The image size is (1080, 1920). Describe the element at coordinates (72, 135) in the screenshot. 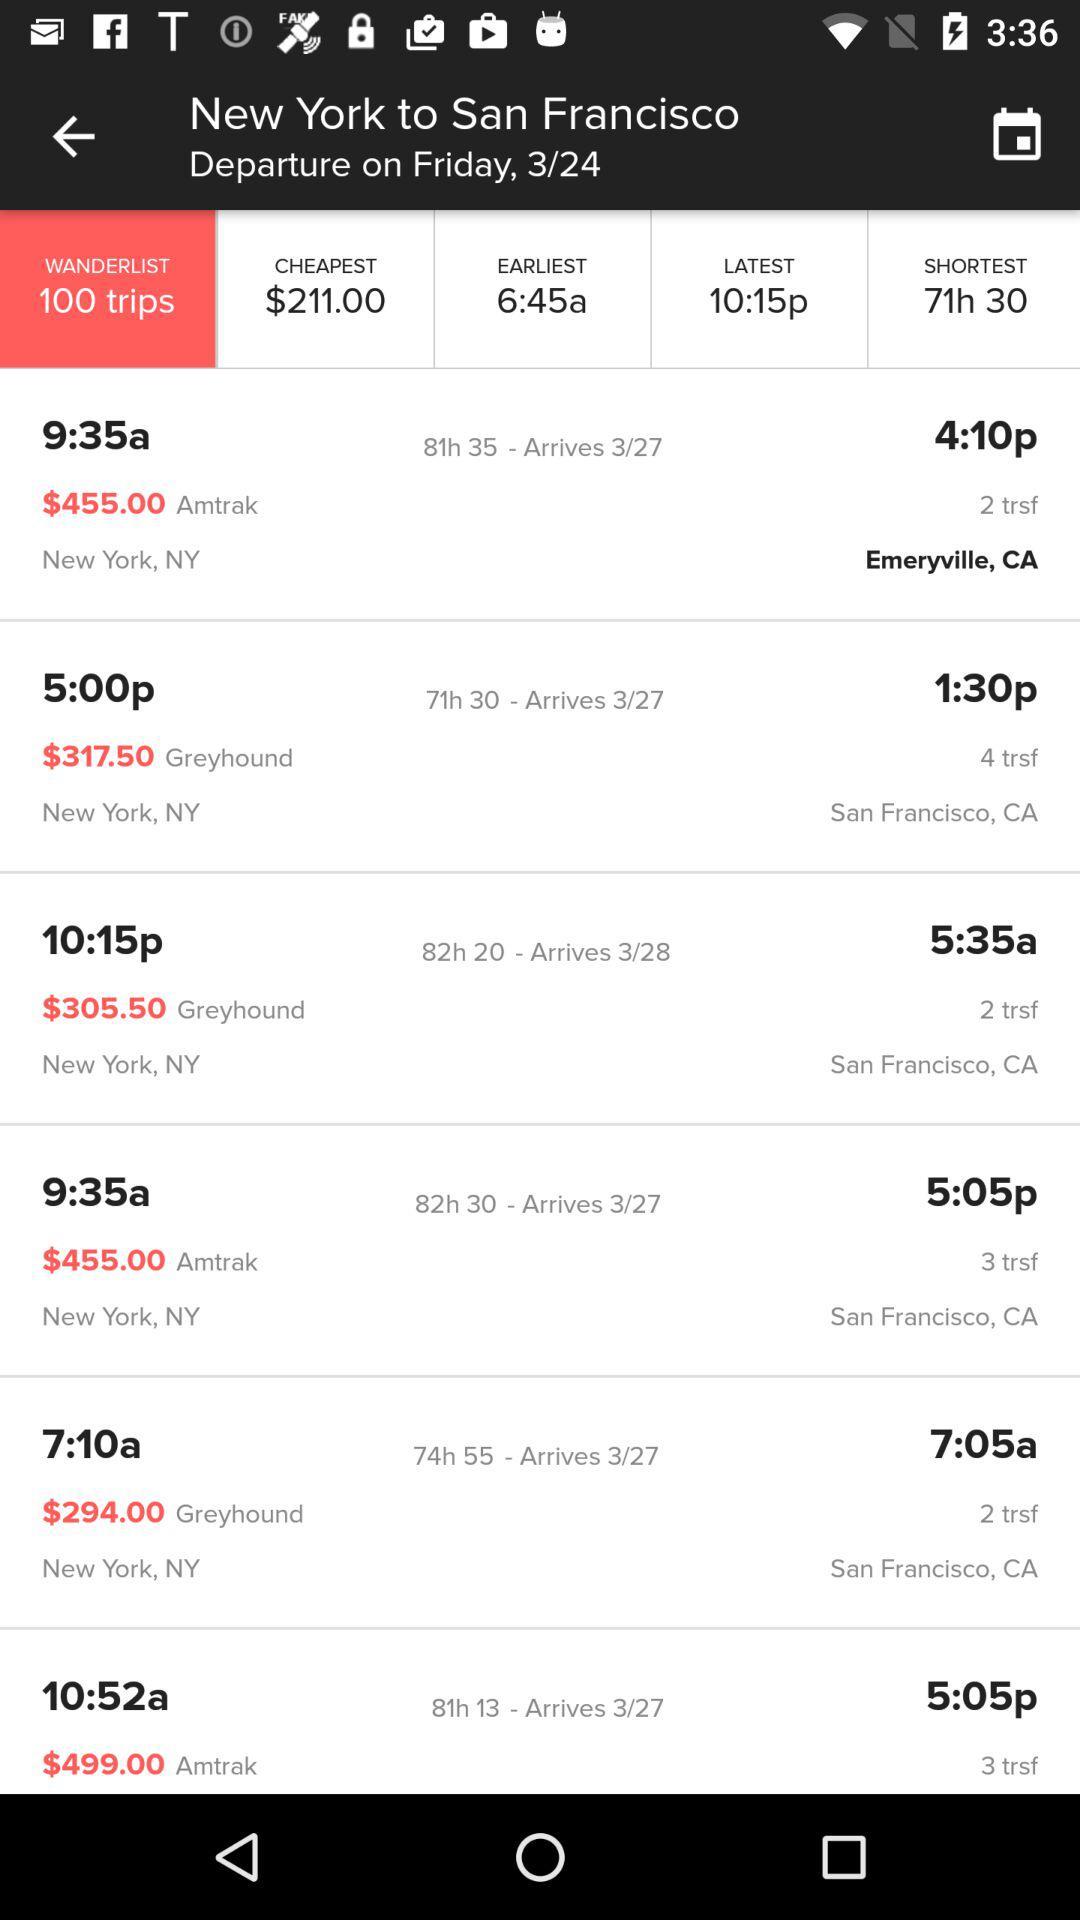

I see `go back` at that location.